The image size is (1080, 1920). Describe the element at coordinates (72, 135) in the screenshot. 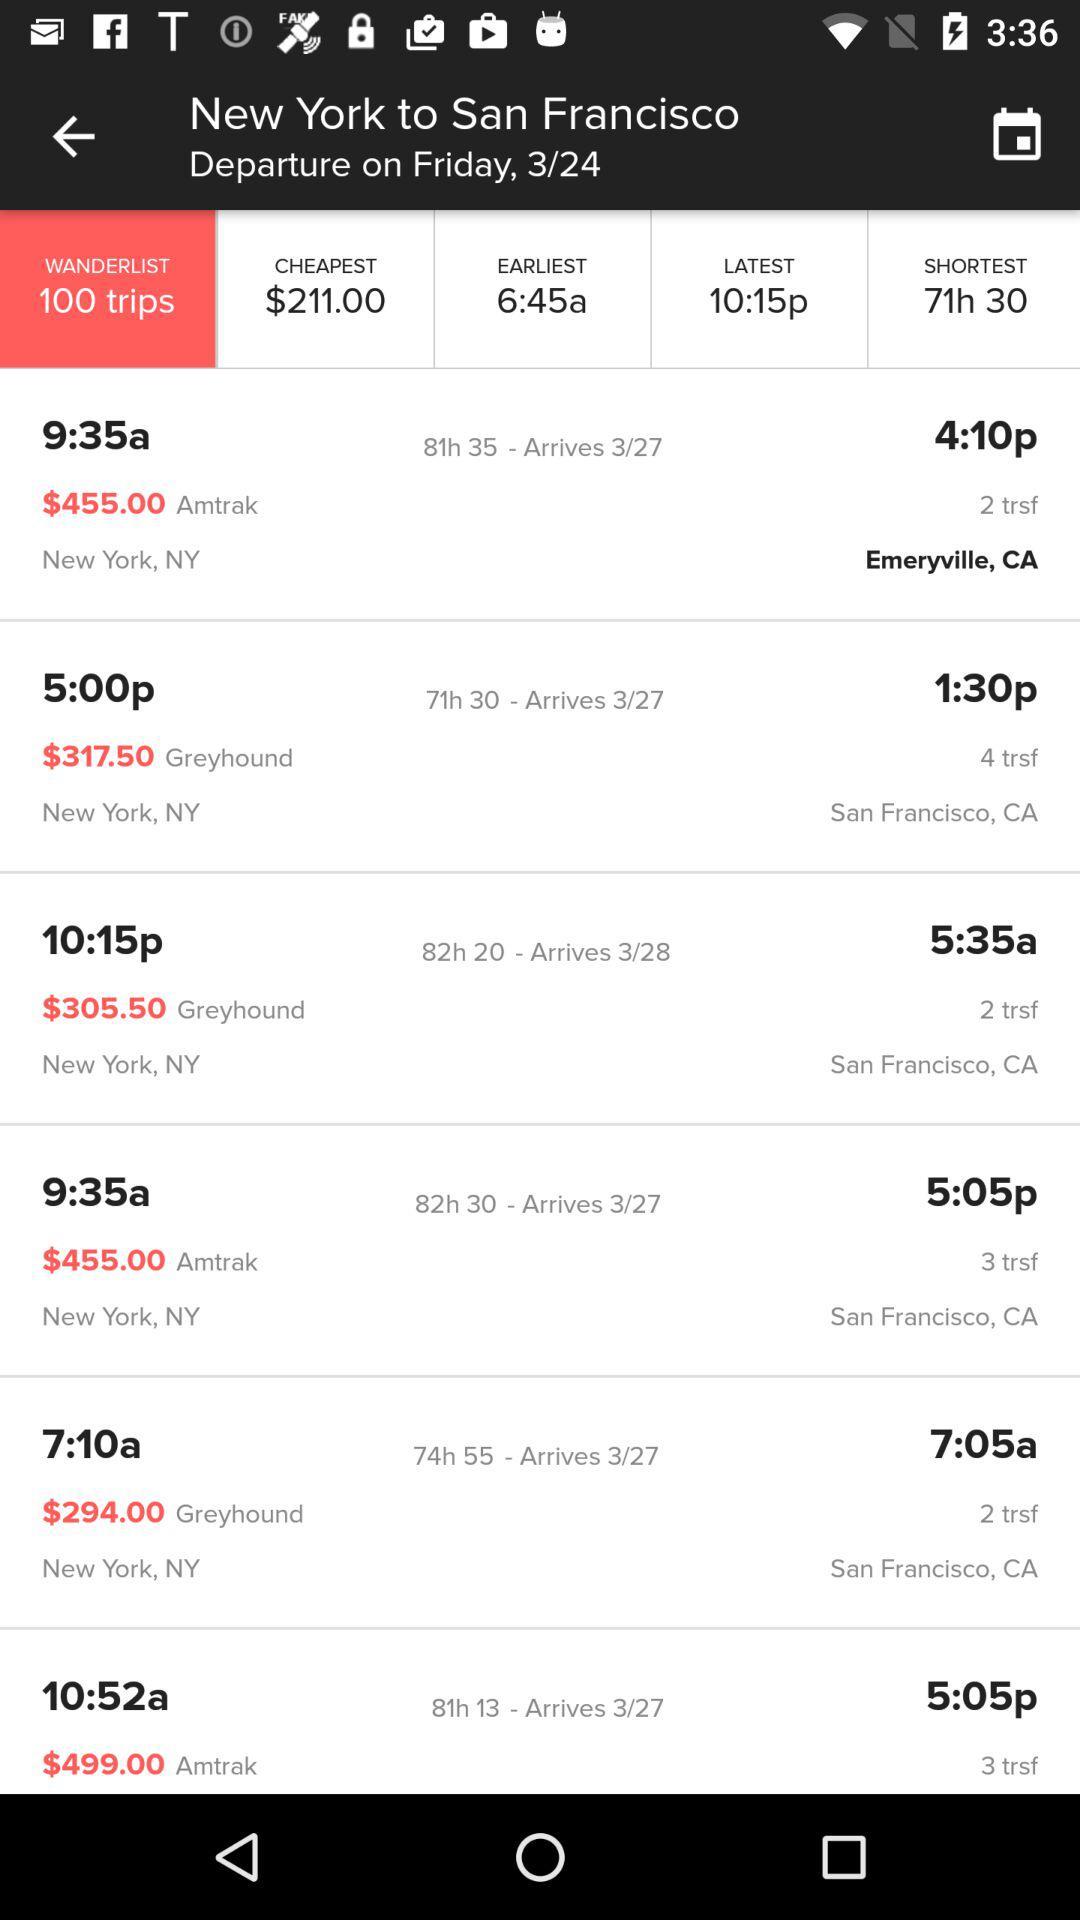

I see `go back` at that location.